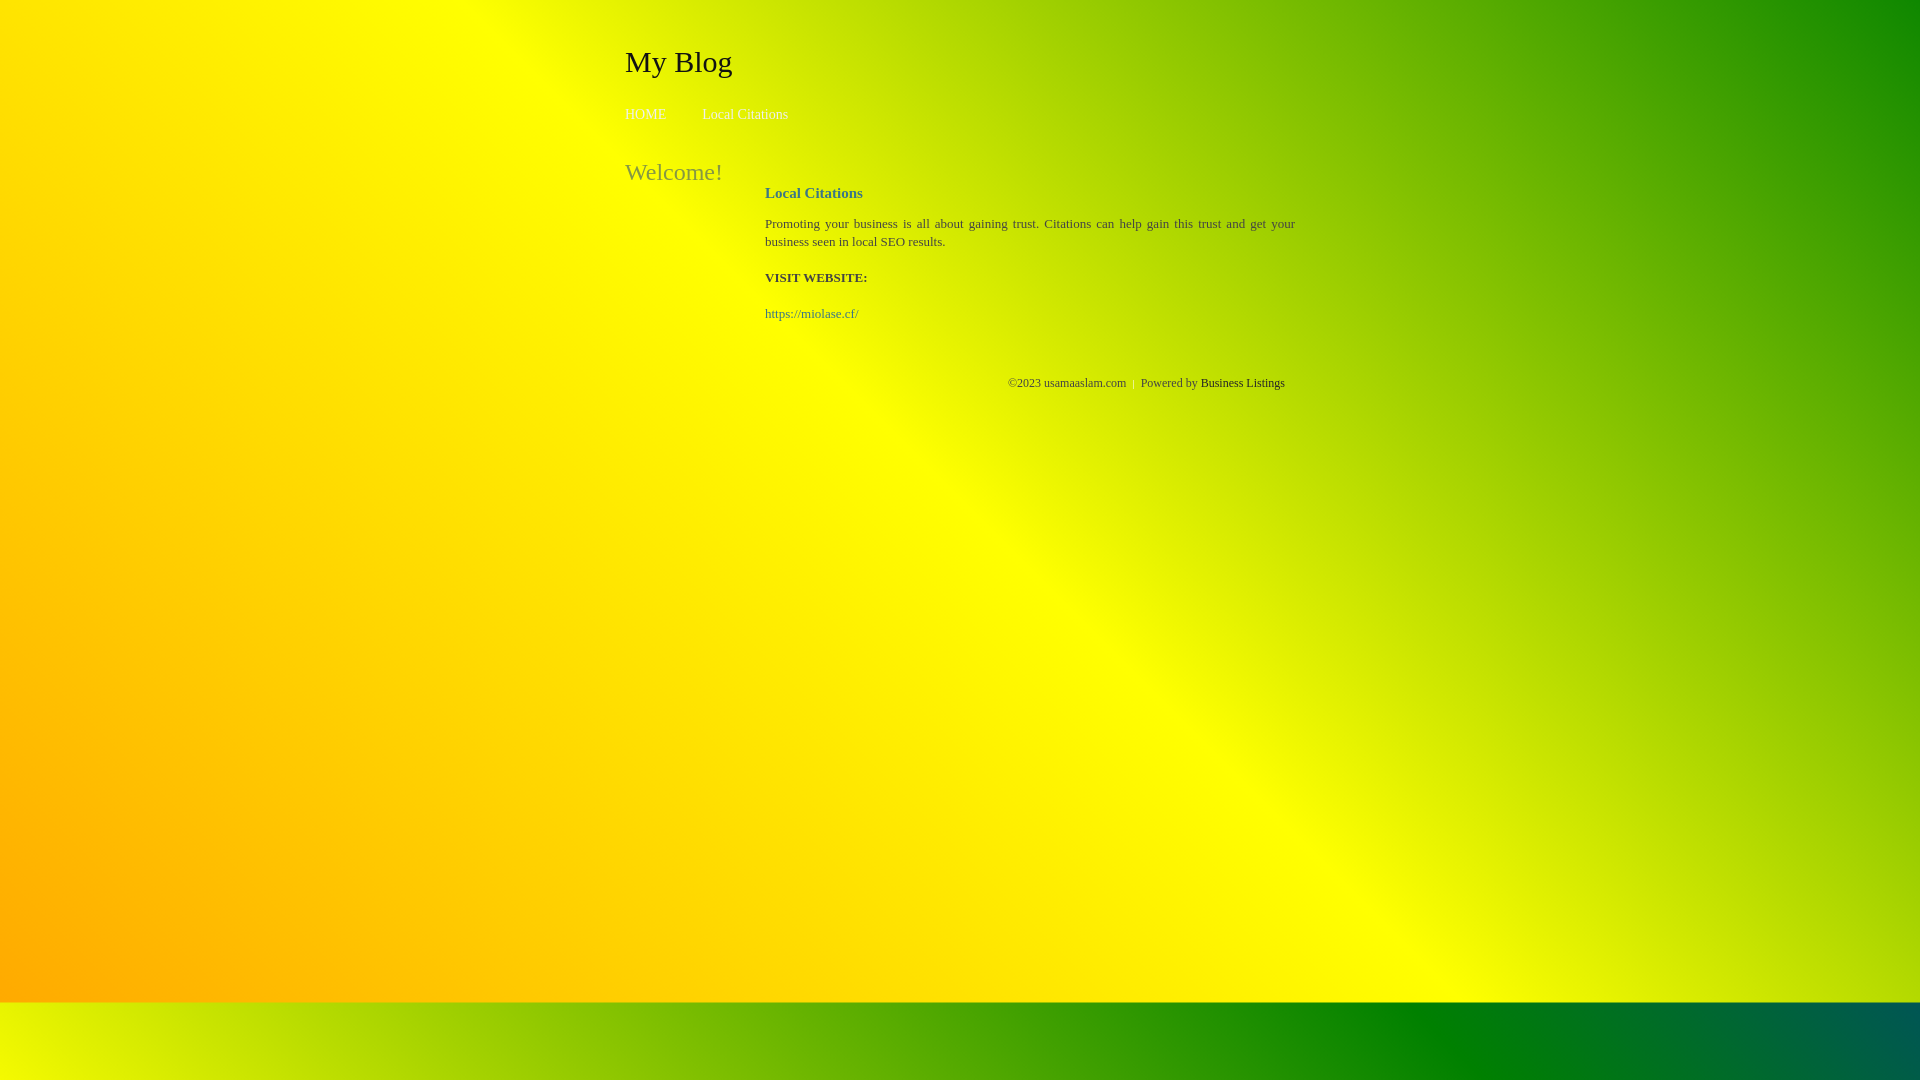  Describe the element at coordinates (678, 60) in the screenshot. I see `'My Blog'` at that location.